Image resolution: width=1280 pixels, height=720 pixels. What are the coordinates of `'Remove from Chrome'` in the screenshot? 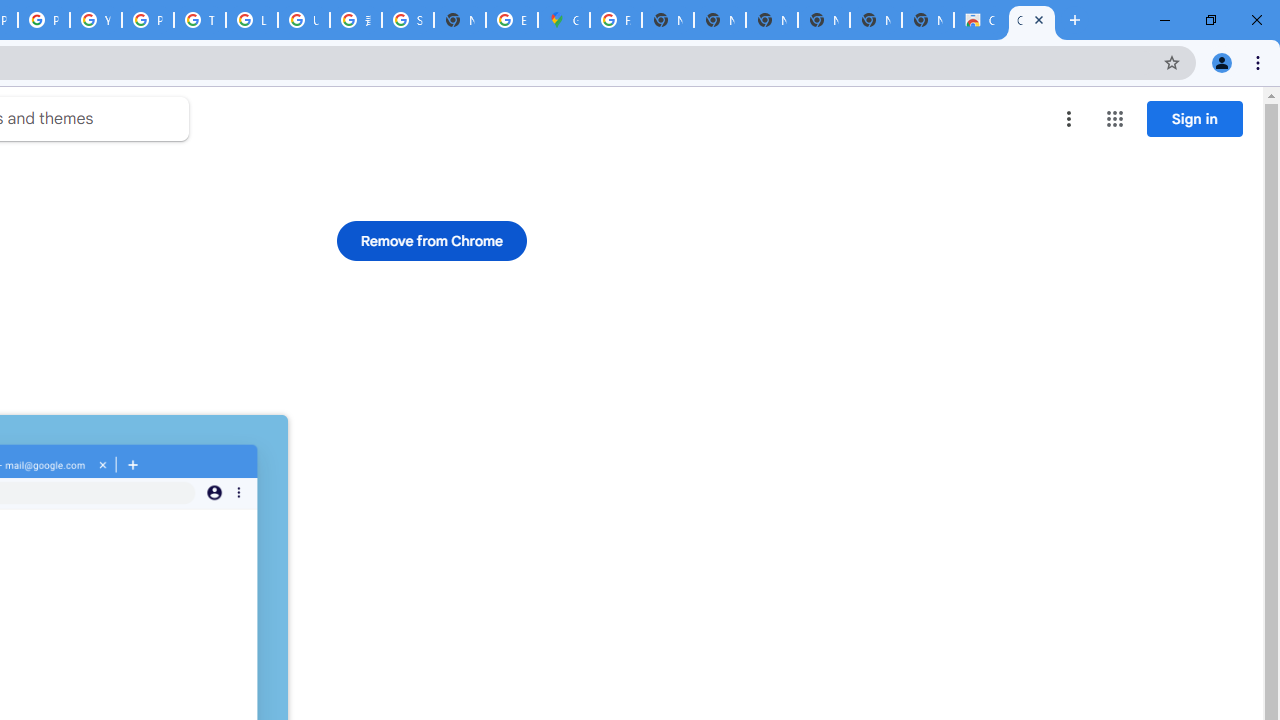 It's located at (431, 239).